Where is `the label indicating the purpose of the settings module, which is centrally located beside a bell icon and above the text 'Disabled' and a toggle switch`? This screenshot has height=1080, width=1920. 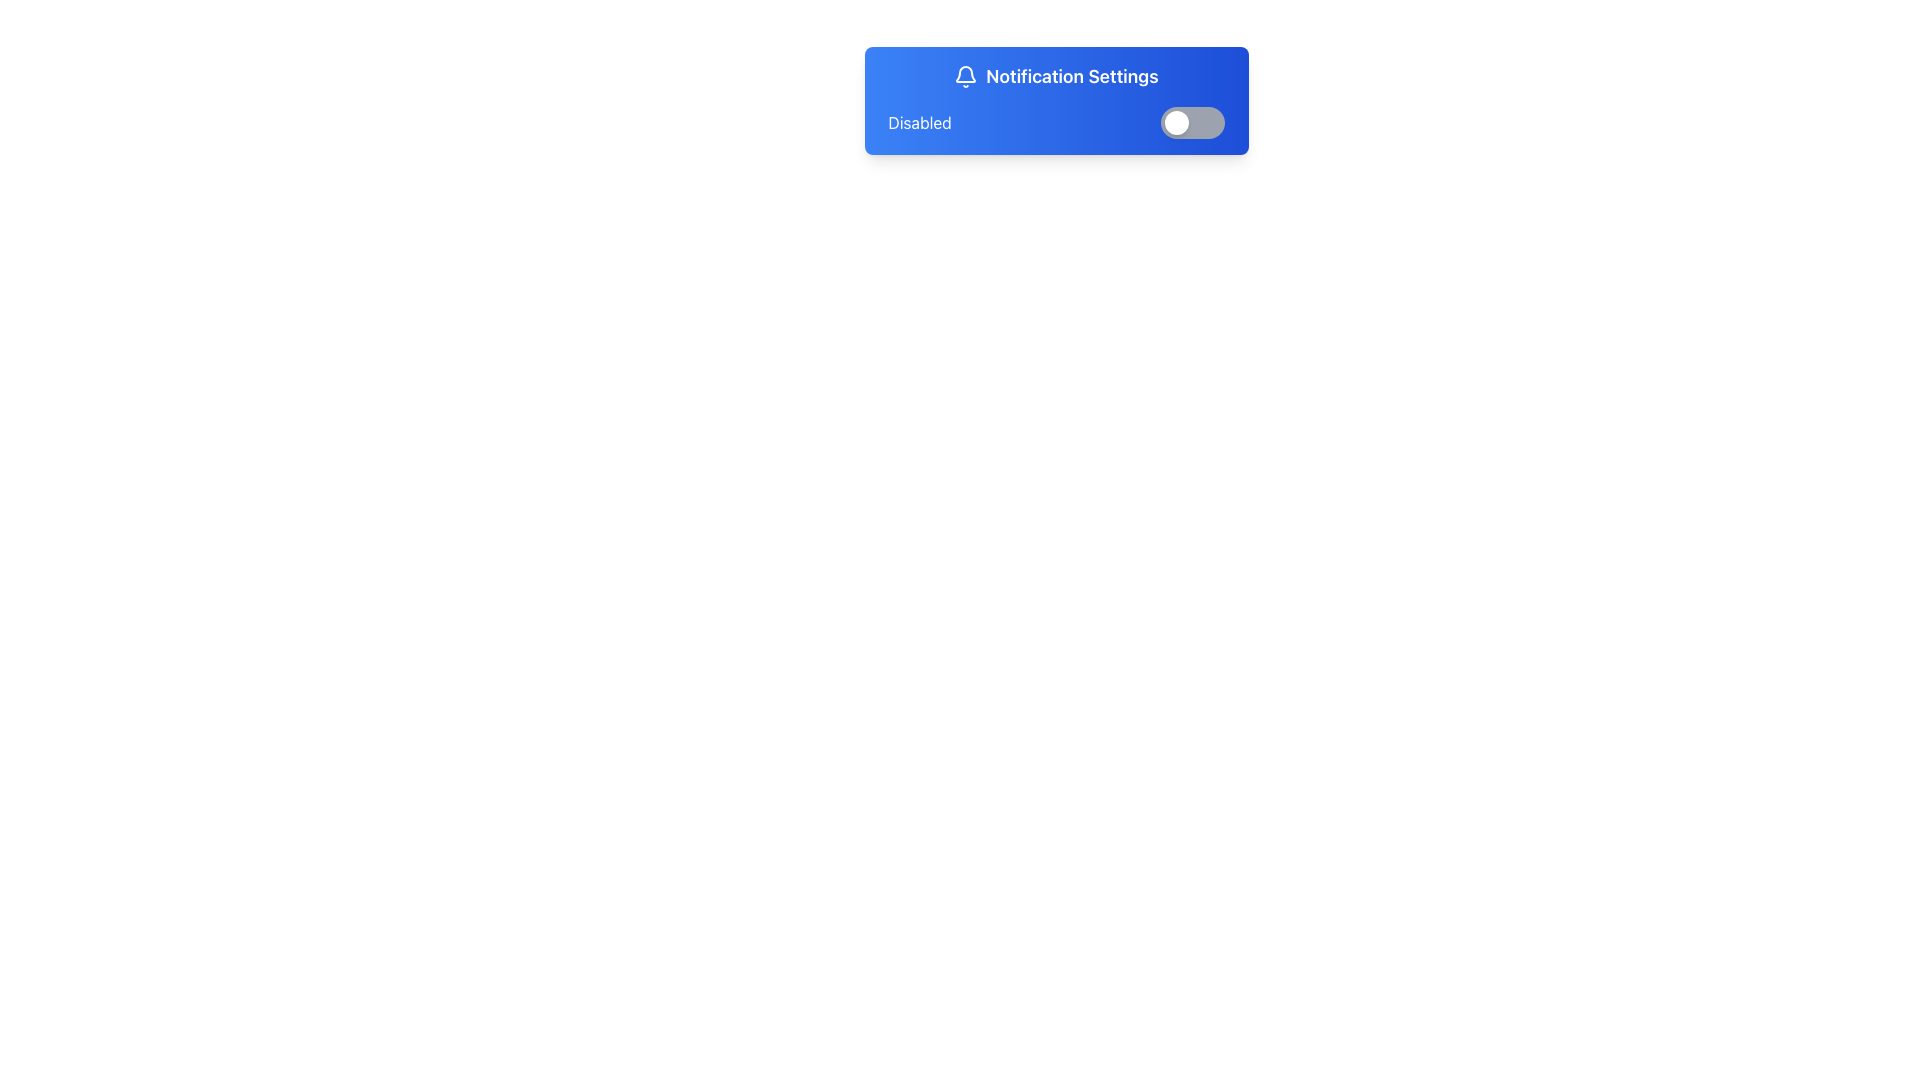 the label indicating the purpose of the settings module, which is centrally located beside a bell icon and above the text 'Disabled' and a toggle switch is located at coordinates (1055, 76).